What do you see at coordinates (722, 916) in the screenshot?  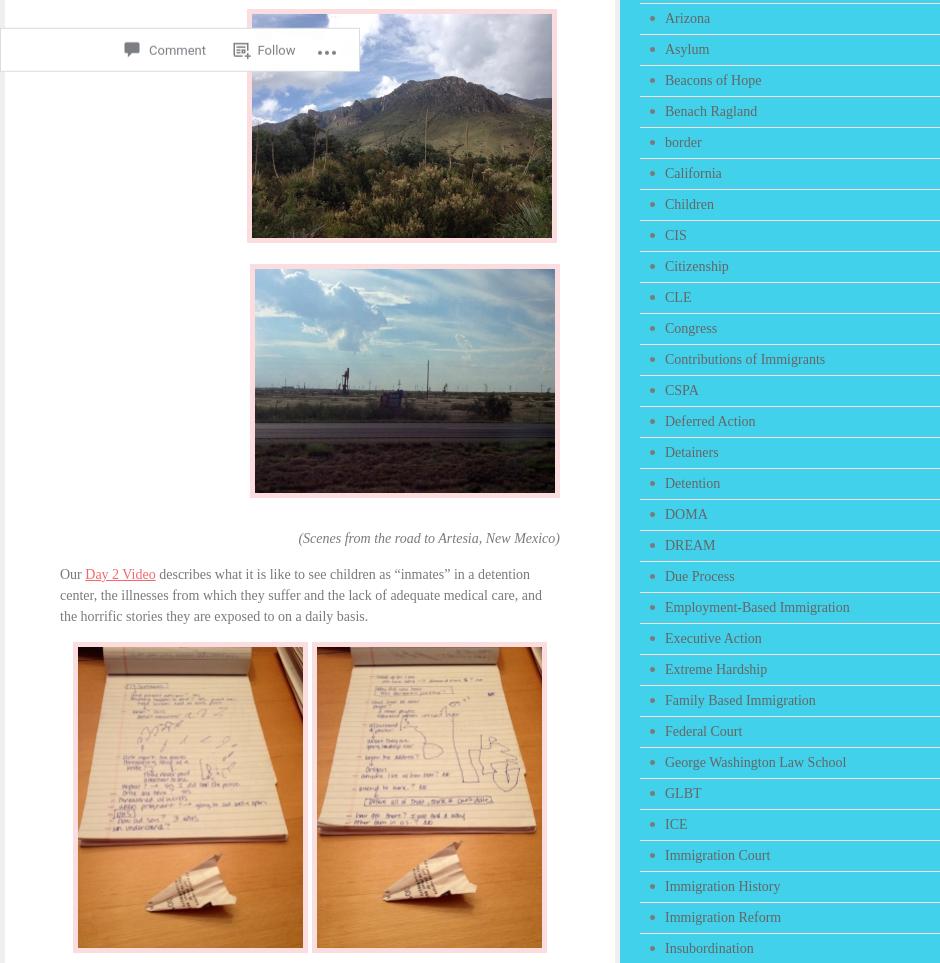 I see `'Immigration Reform'` at bounding box center [722, 916].